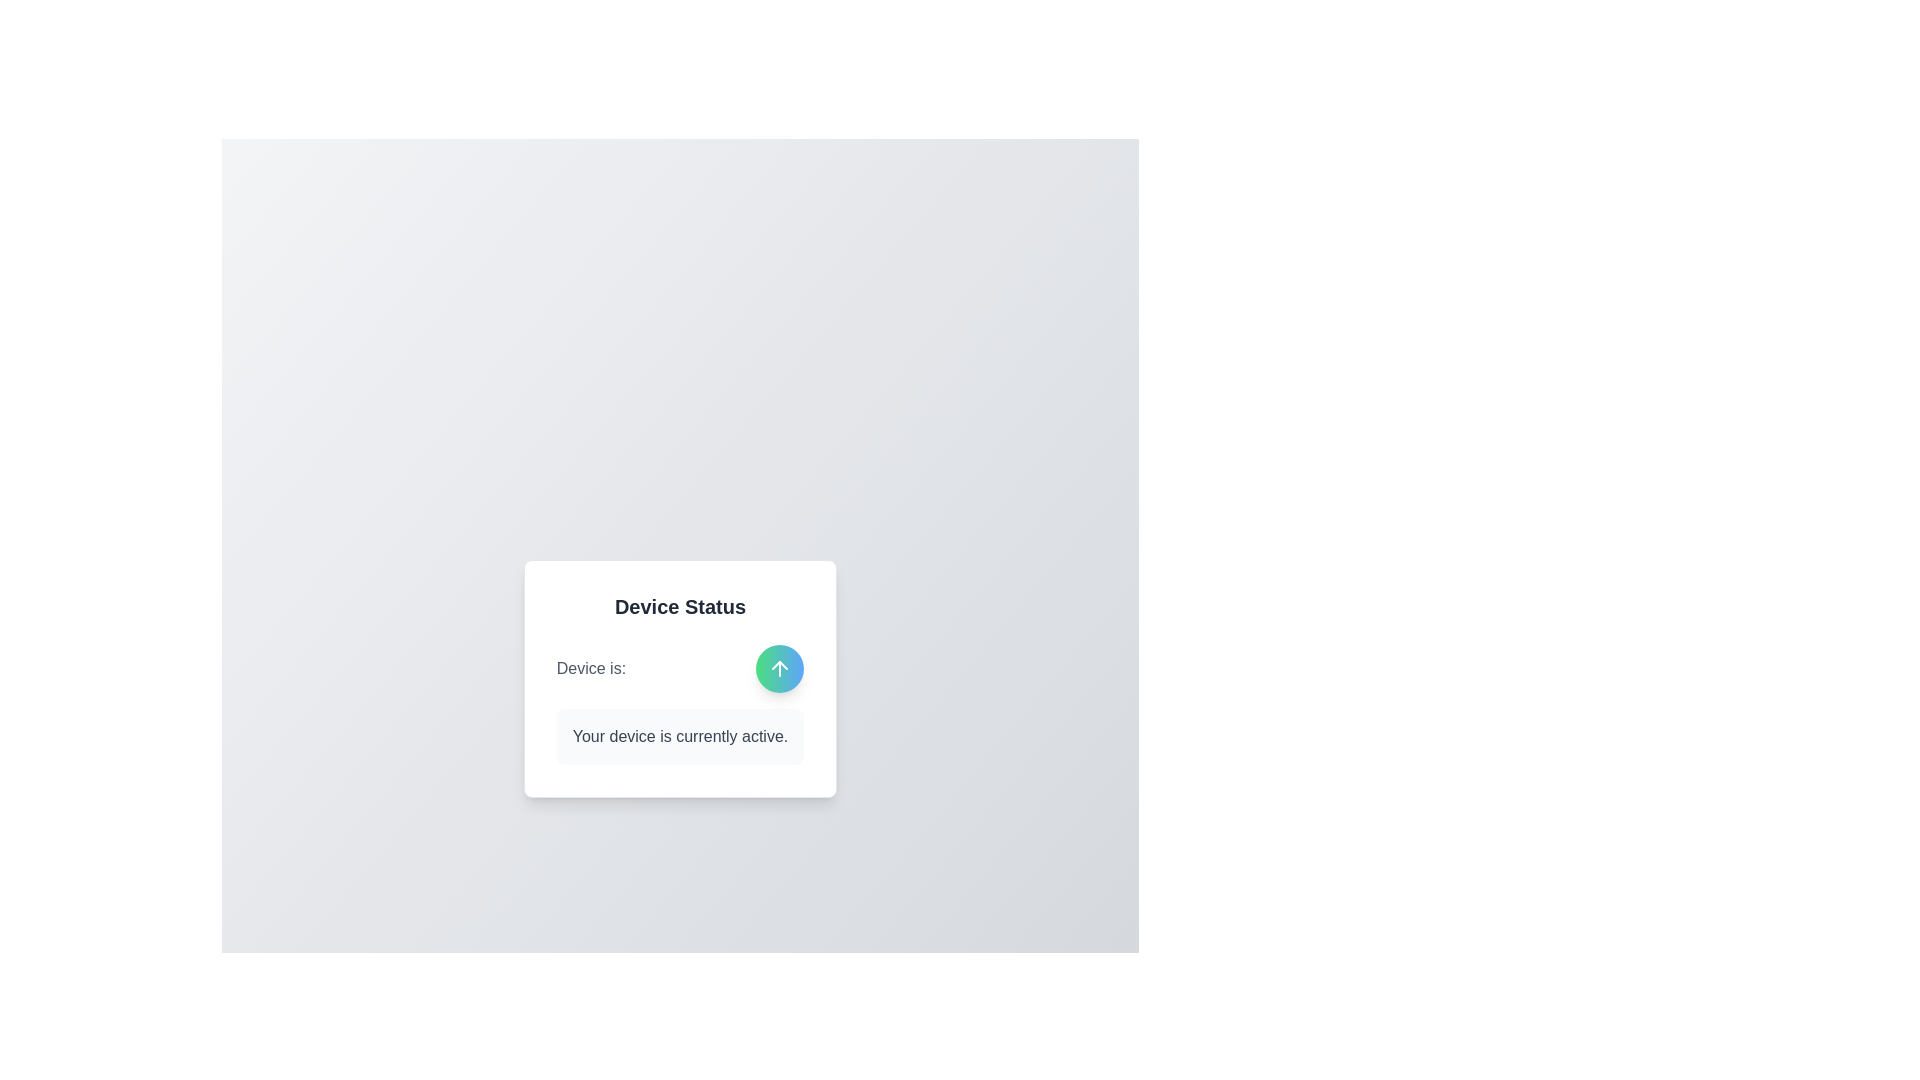 The width and height of the screenshot is (1920, 1080). Describe the element at coordinates (779, 668) in the screenshot. I see `the upward arrow button located to the far-right side of the layout, next to the 'Device is:' text` at that location.